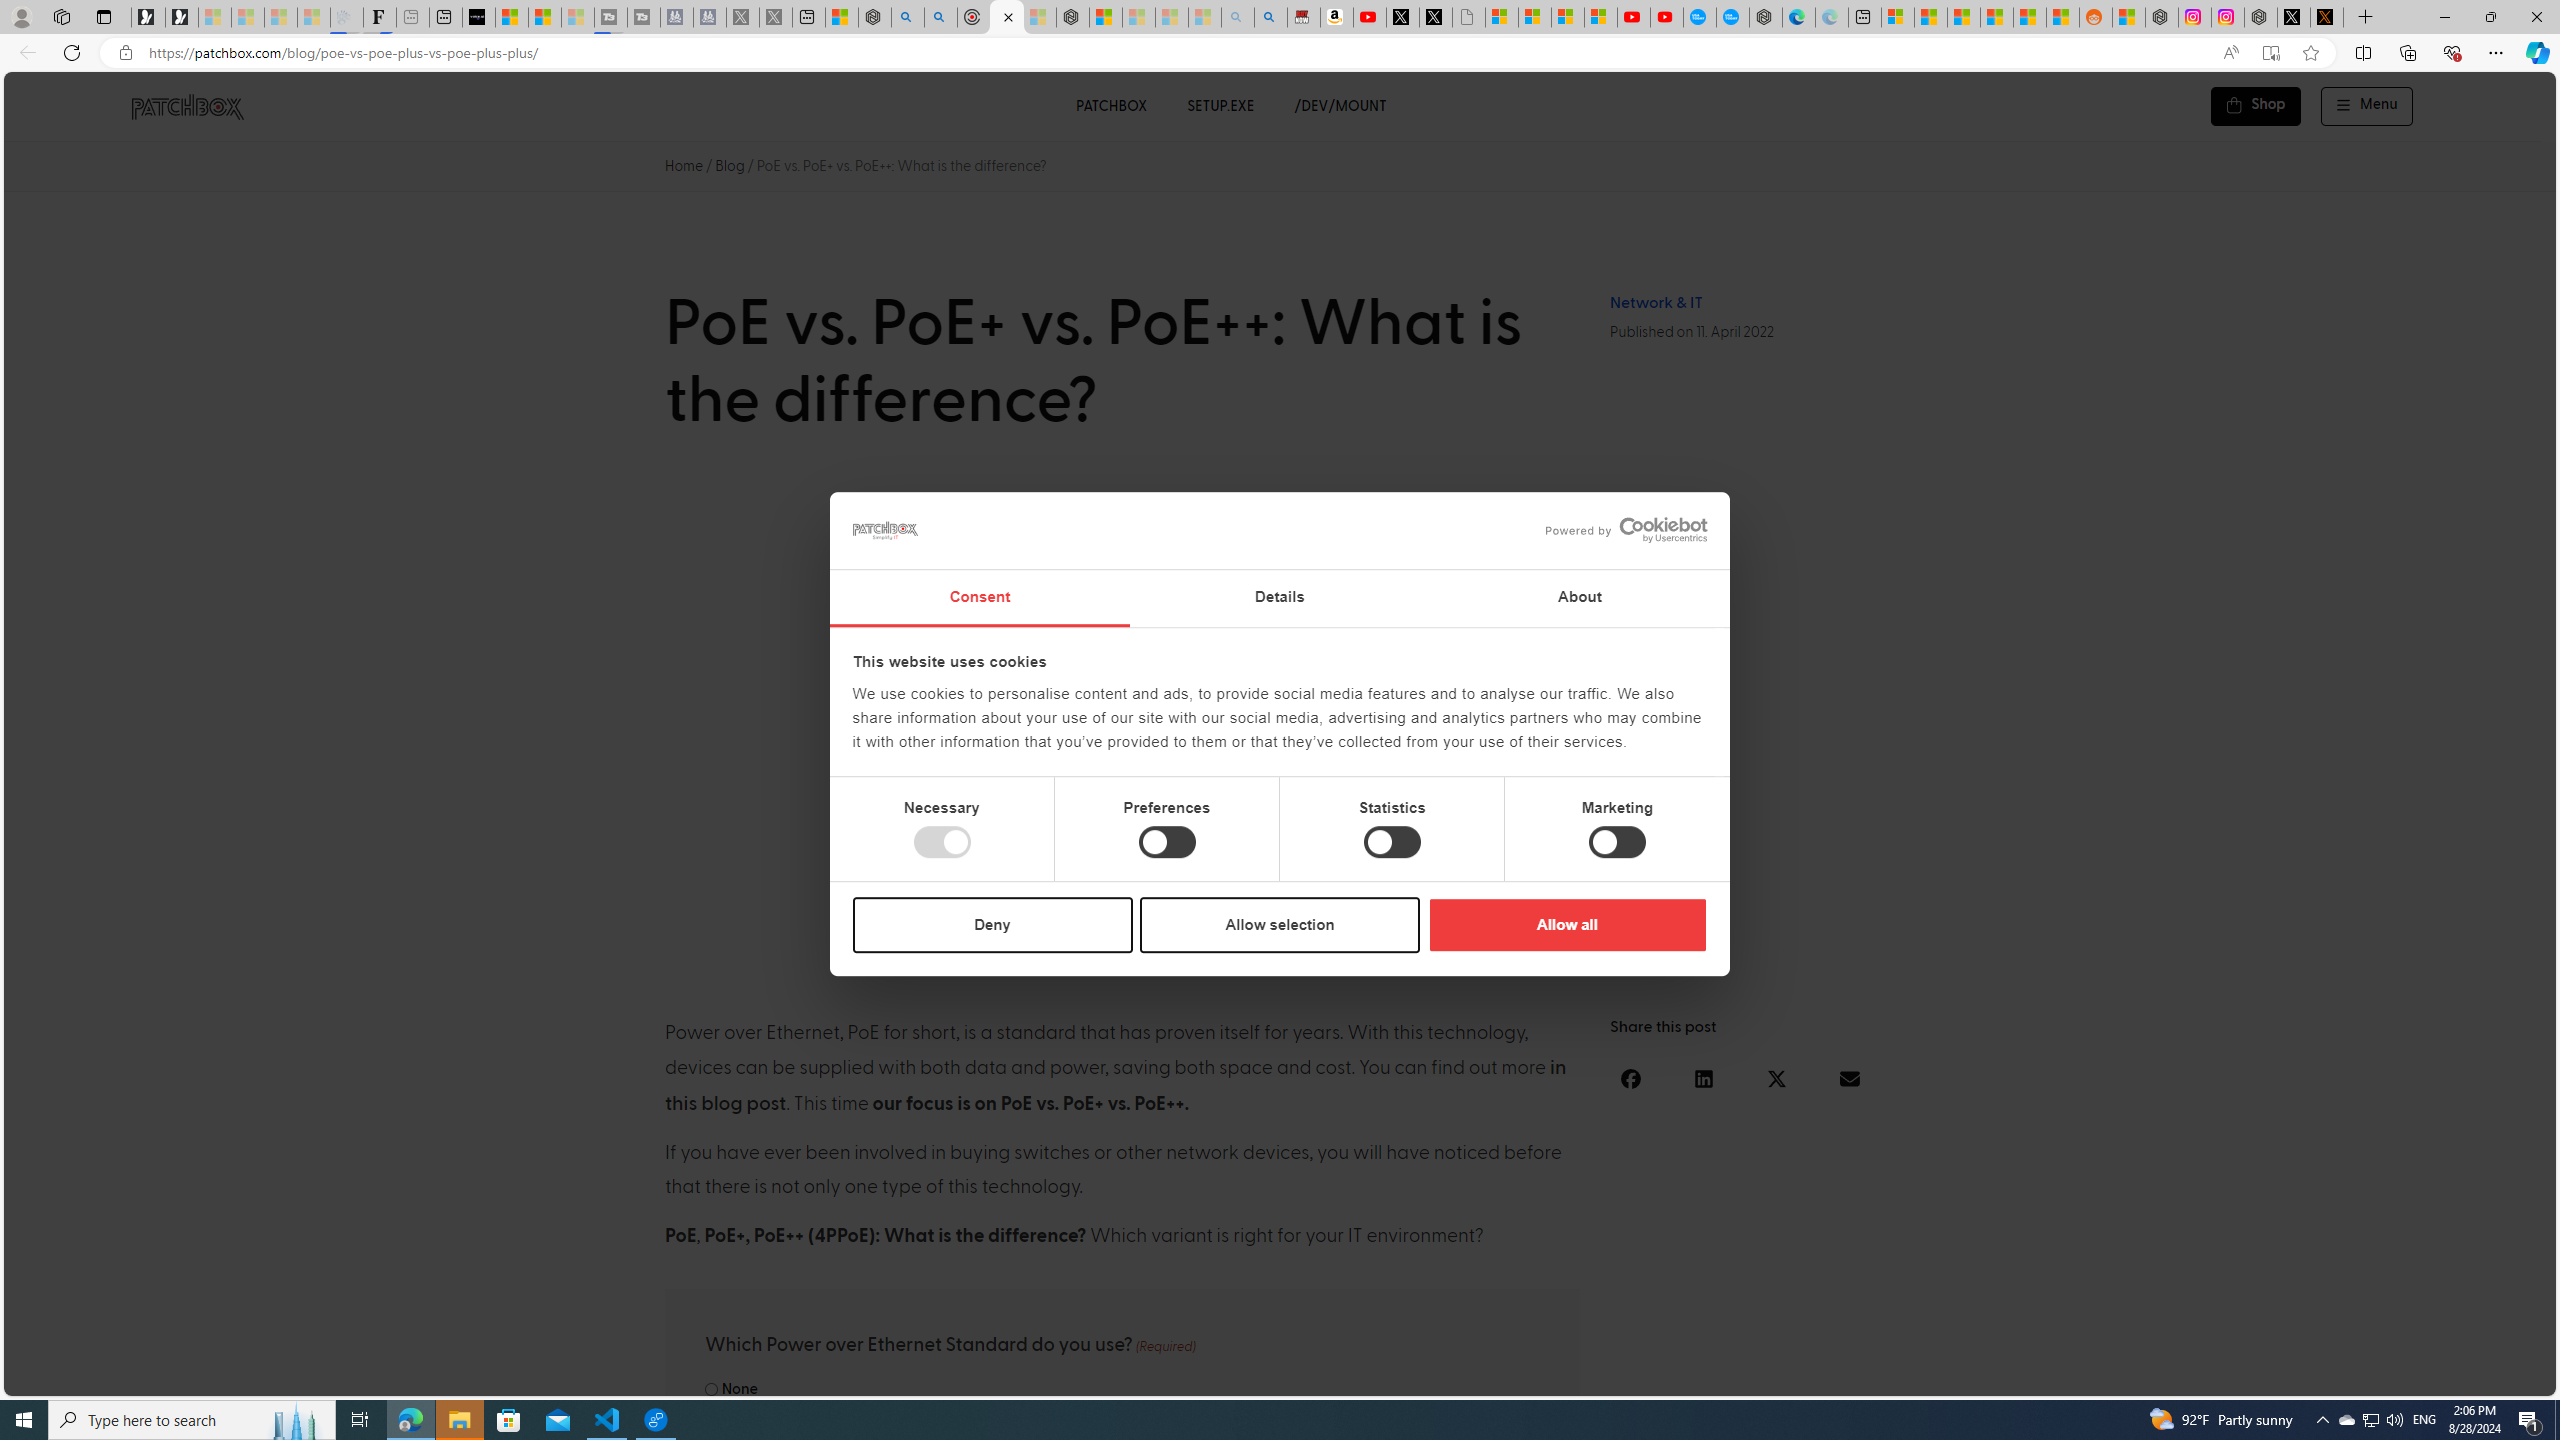 This screenshot has height=1440, width=2560. What do you see at coordinates (1777, 1079) in the screenshot?
I see `'Share on x-twitter'` at bounding box center [1777, 1079].